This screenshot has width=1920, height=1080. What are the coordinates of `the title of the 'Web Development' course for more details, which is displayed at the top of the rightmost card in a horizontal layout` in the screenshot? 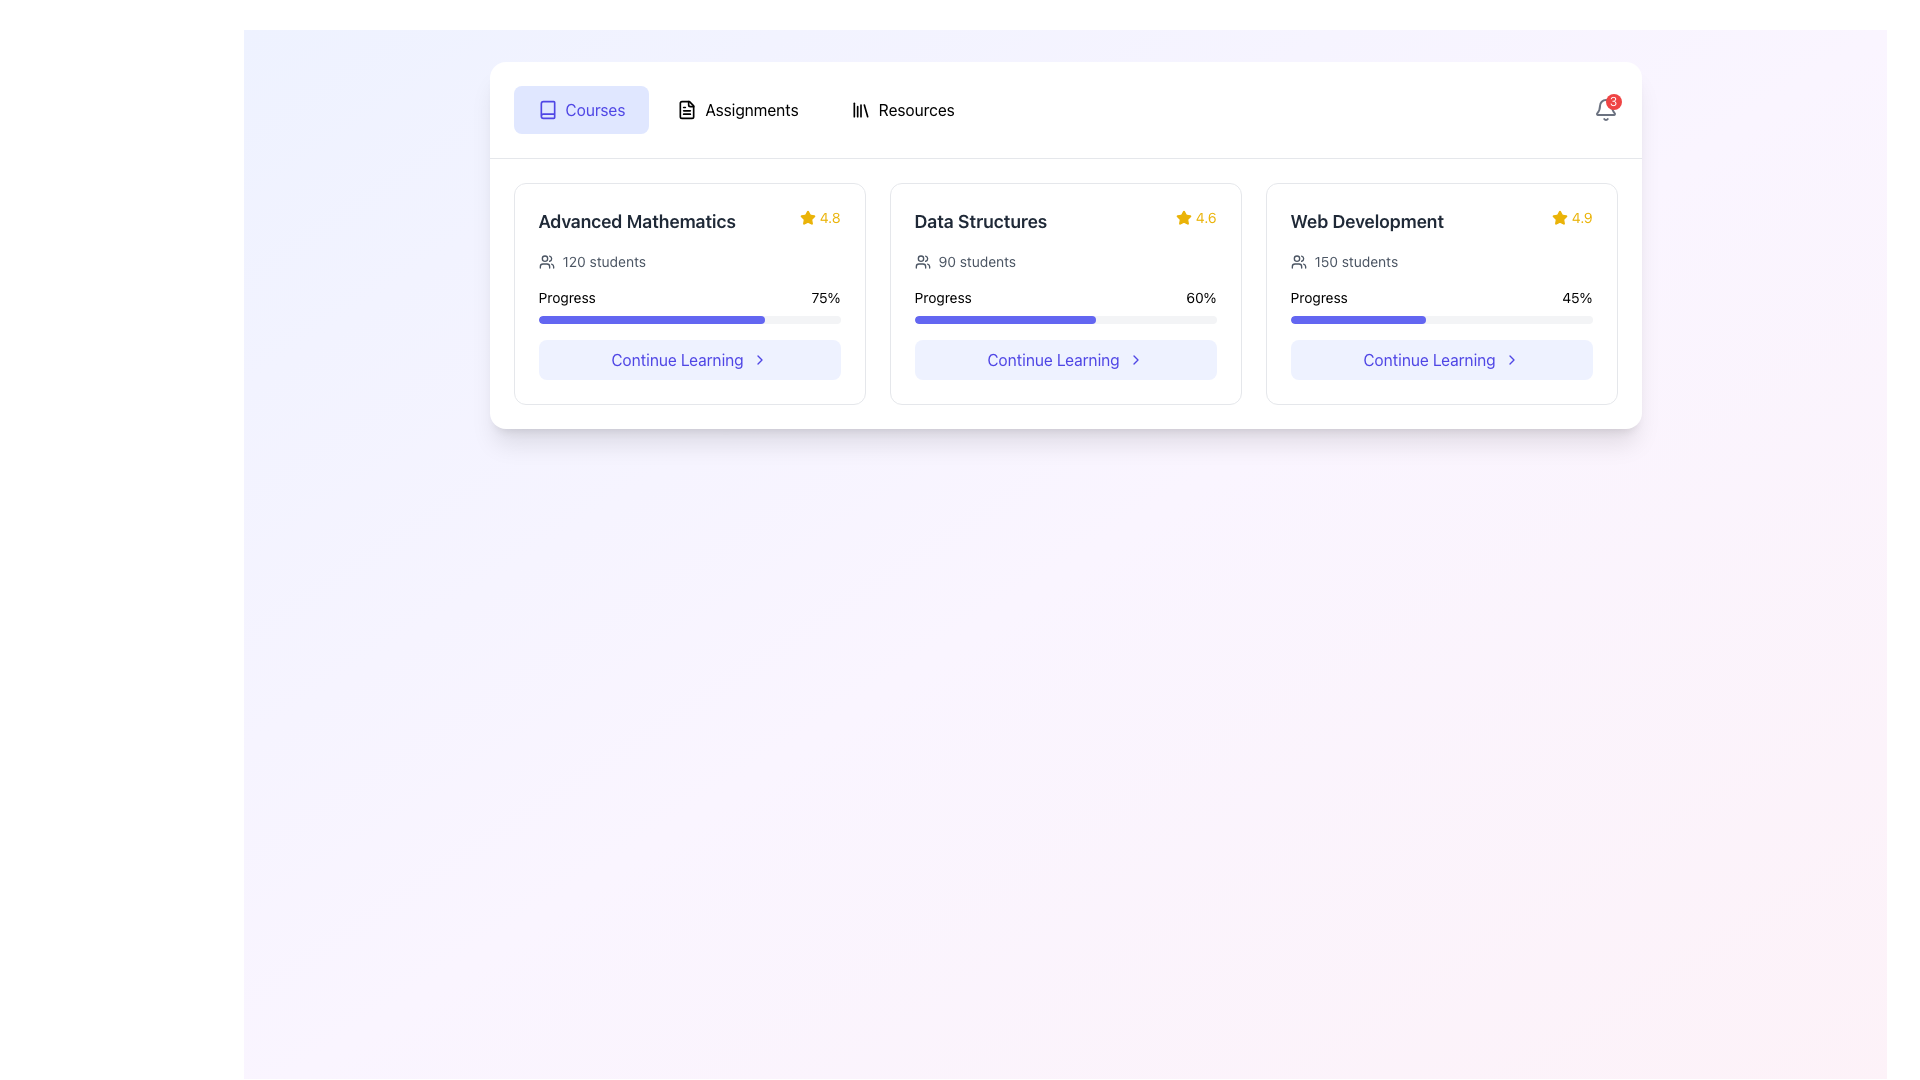 It's located at (1441, 222).